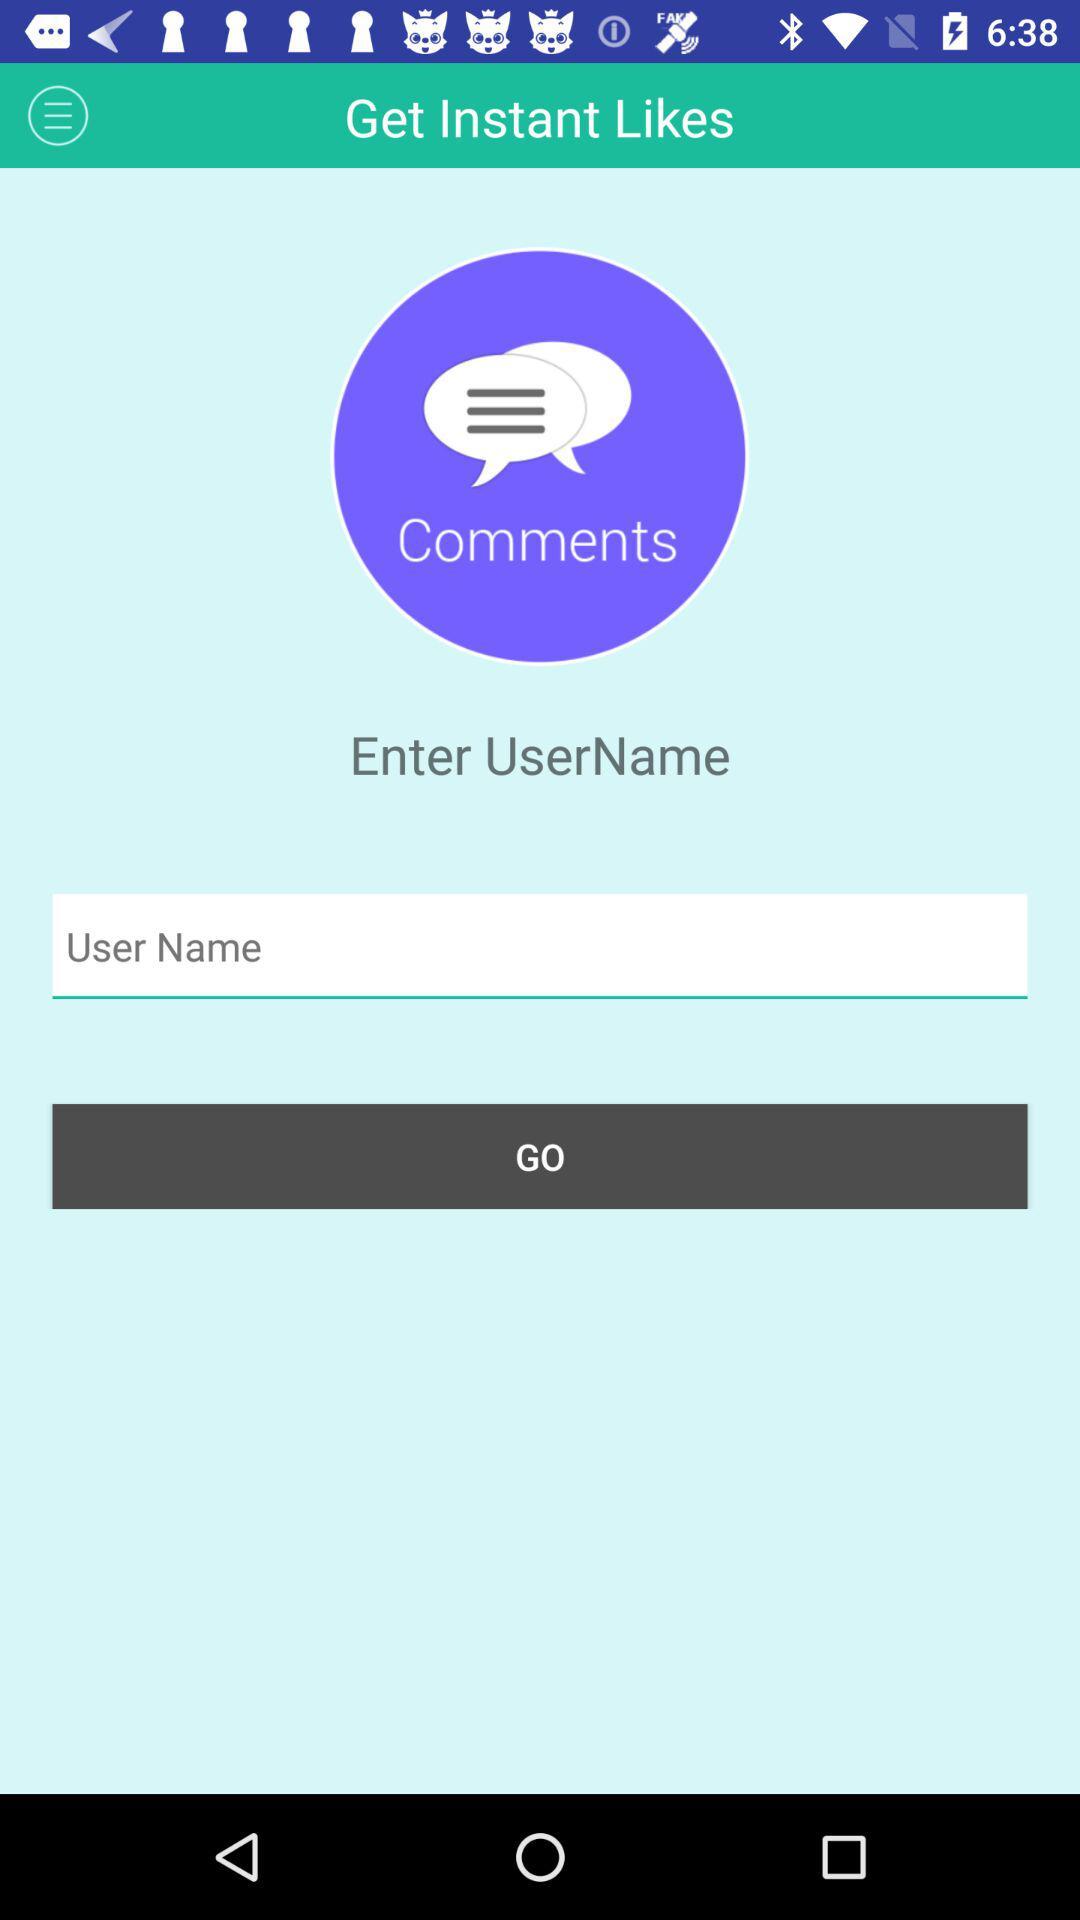 The height and width of the screenshot is (1920, 1080). Describe the element at coordinates (540, 1156) in the screenshot. I see `go icon` at that location.